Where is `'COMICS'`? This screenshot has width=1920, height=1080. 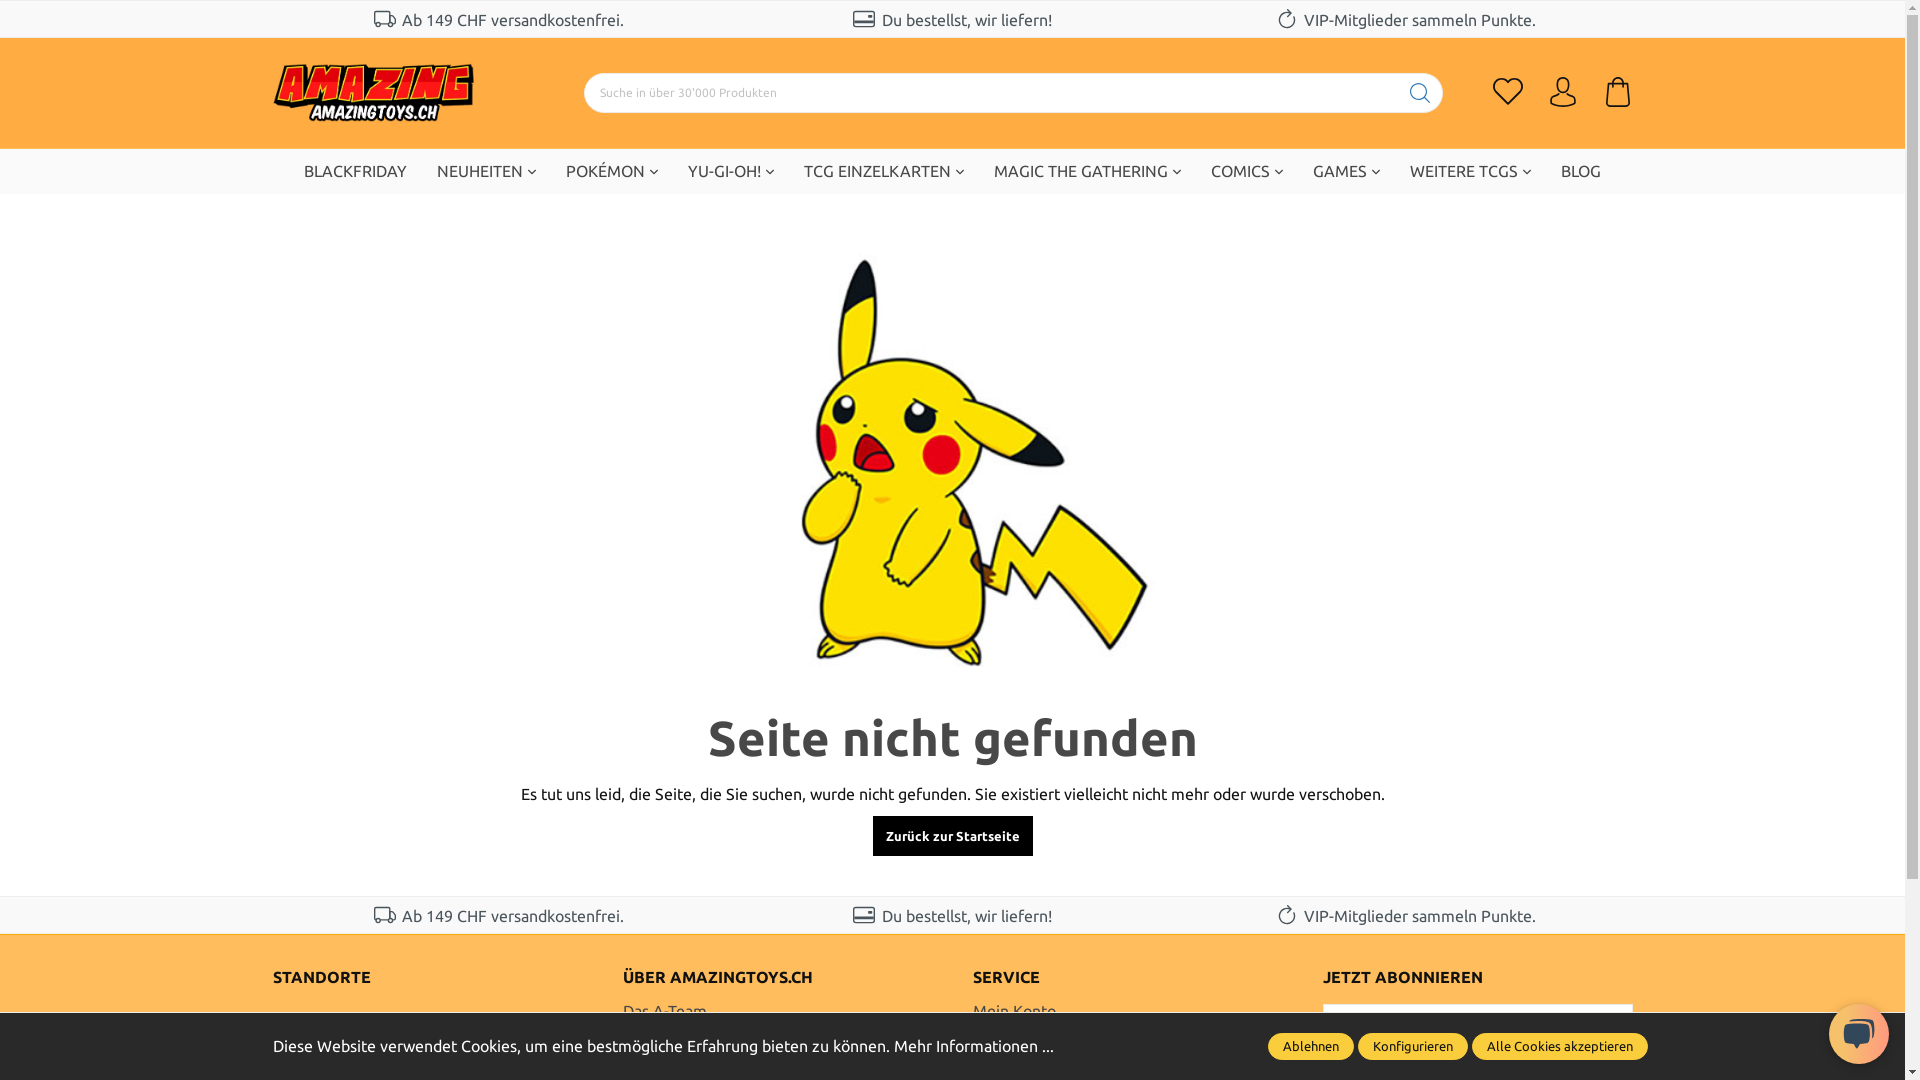
'COMICS' is located at coordinates (1195, 169).